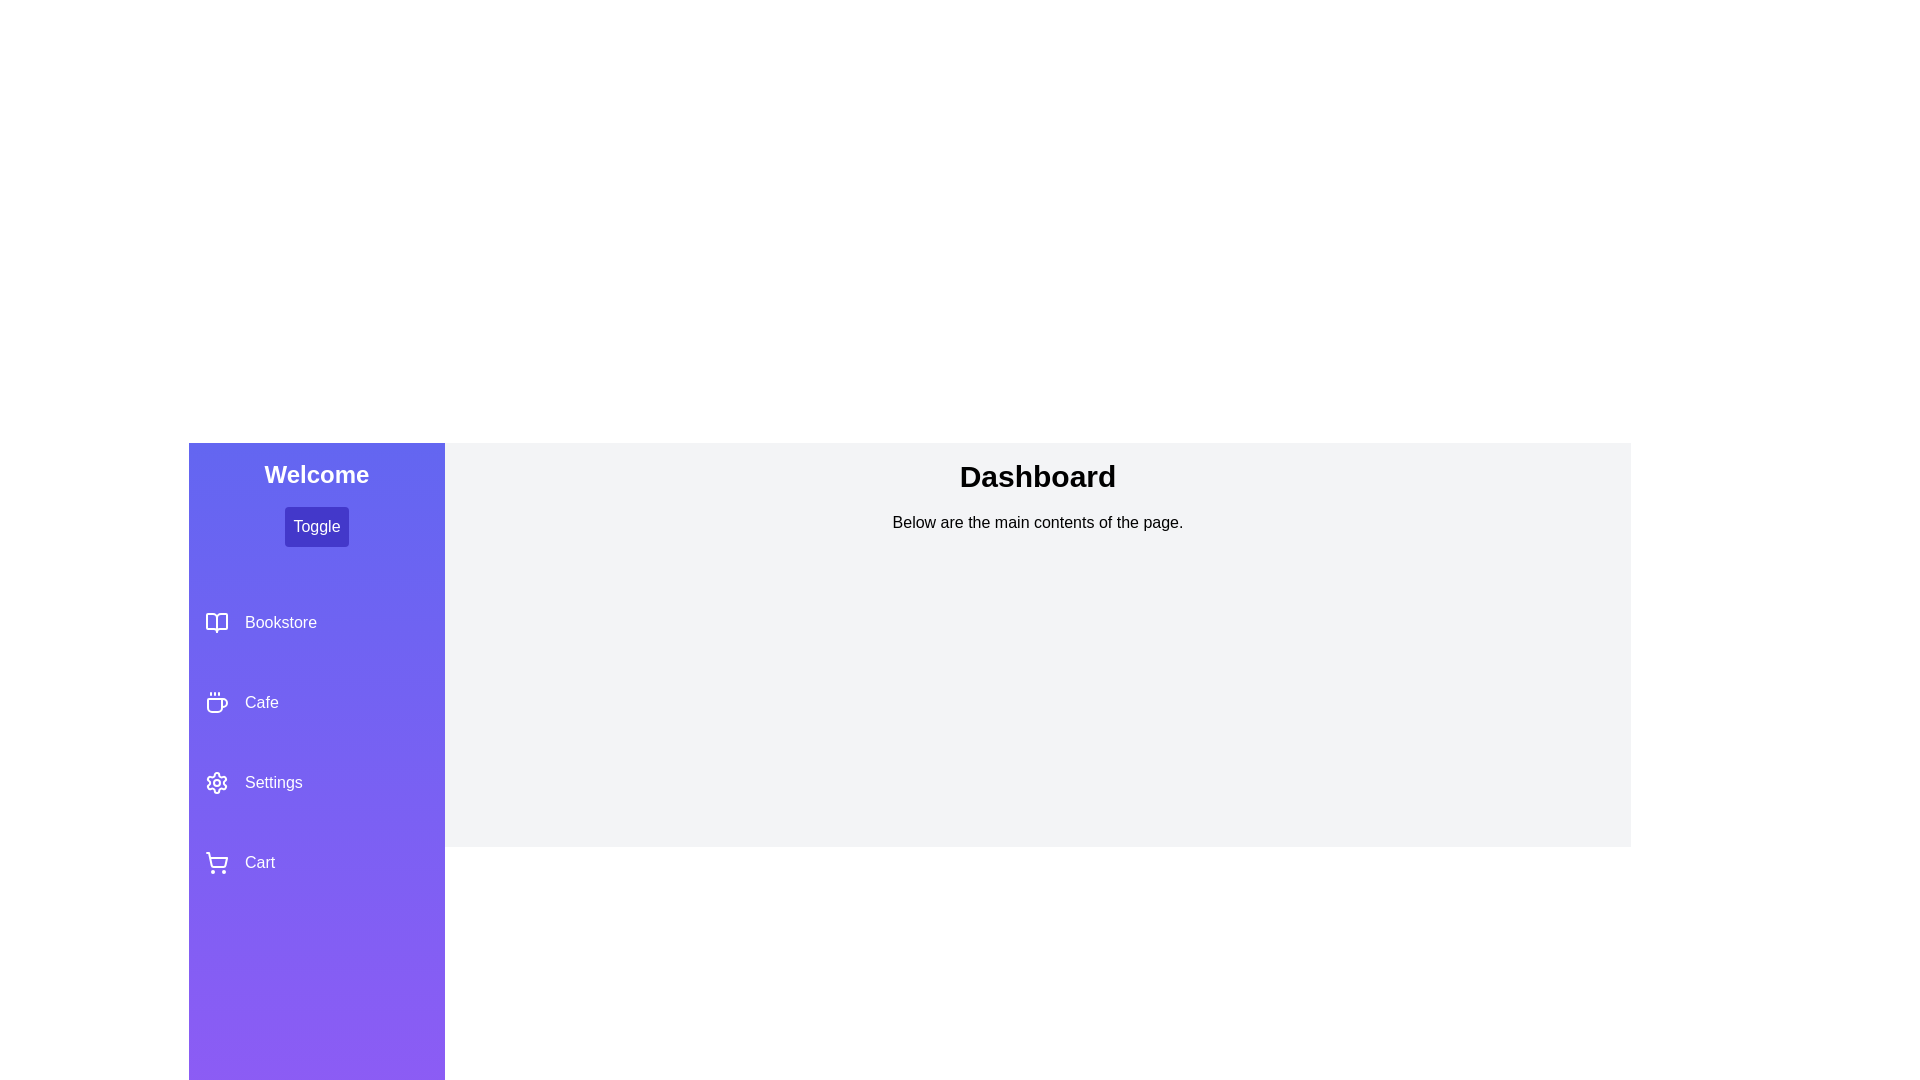  Describe the element at coordinates (315, 862) in the screenshot. I see `the Cart section in the sidebar` at that location.